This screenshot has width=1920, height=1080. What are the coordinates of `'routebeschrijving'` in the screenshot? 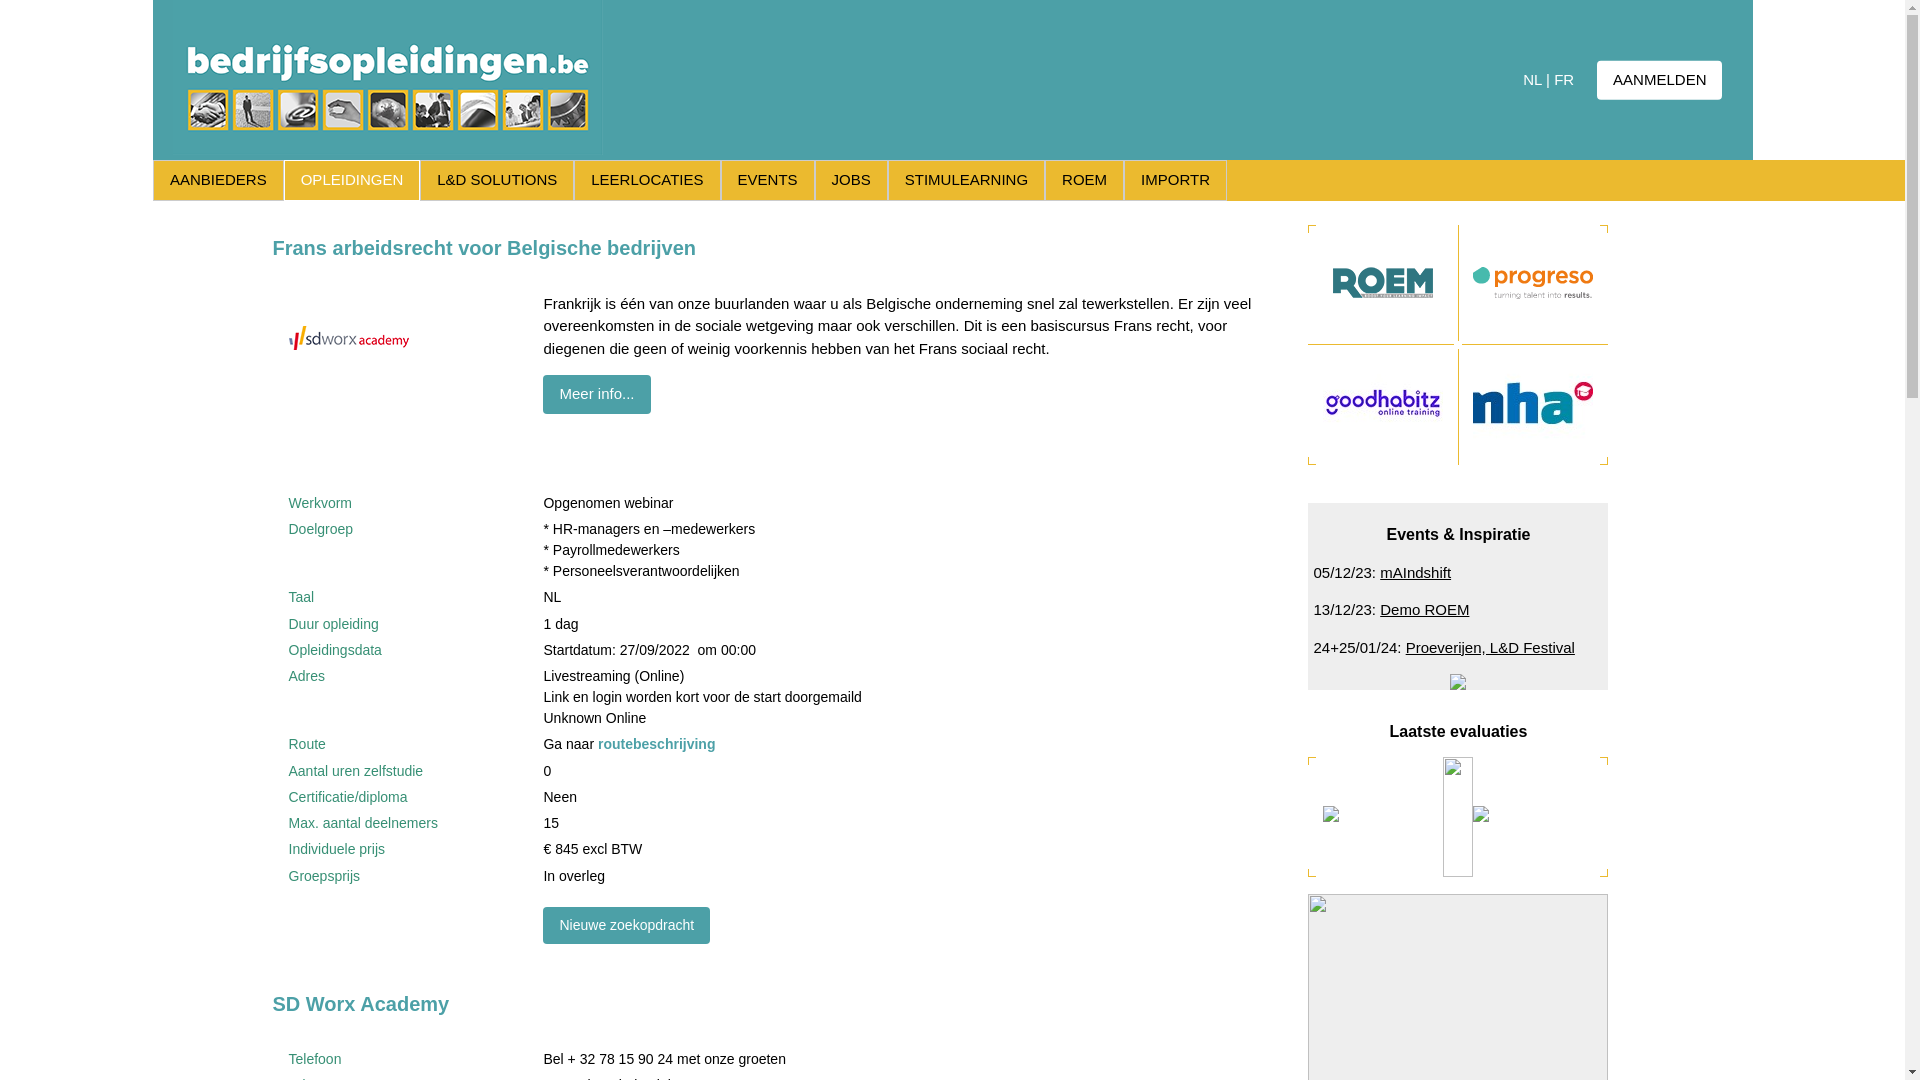 It's located at (656, 744).